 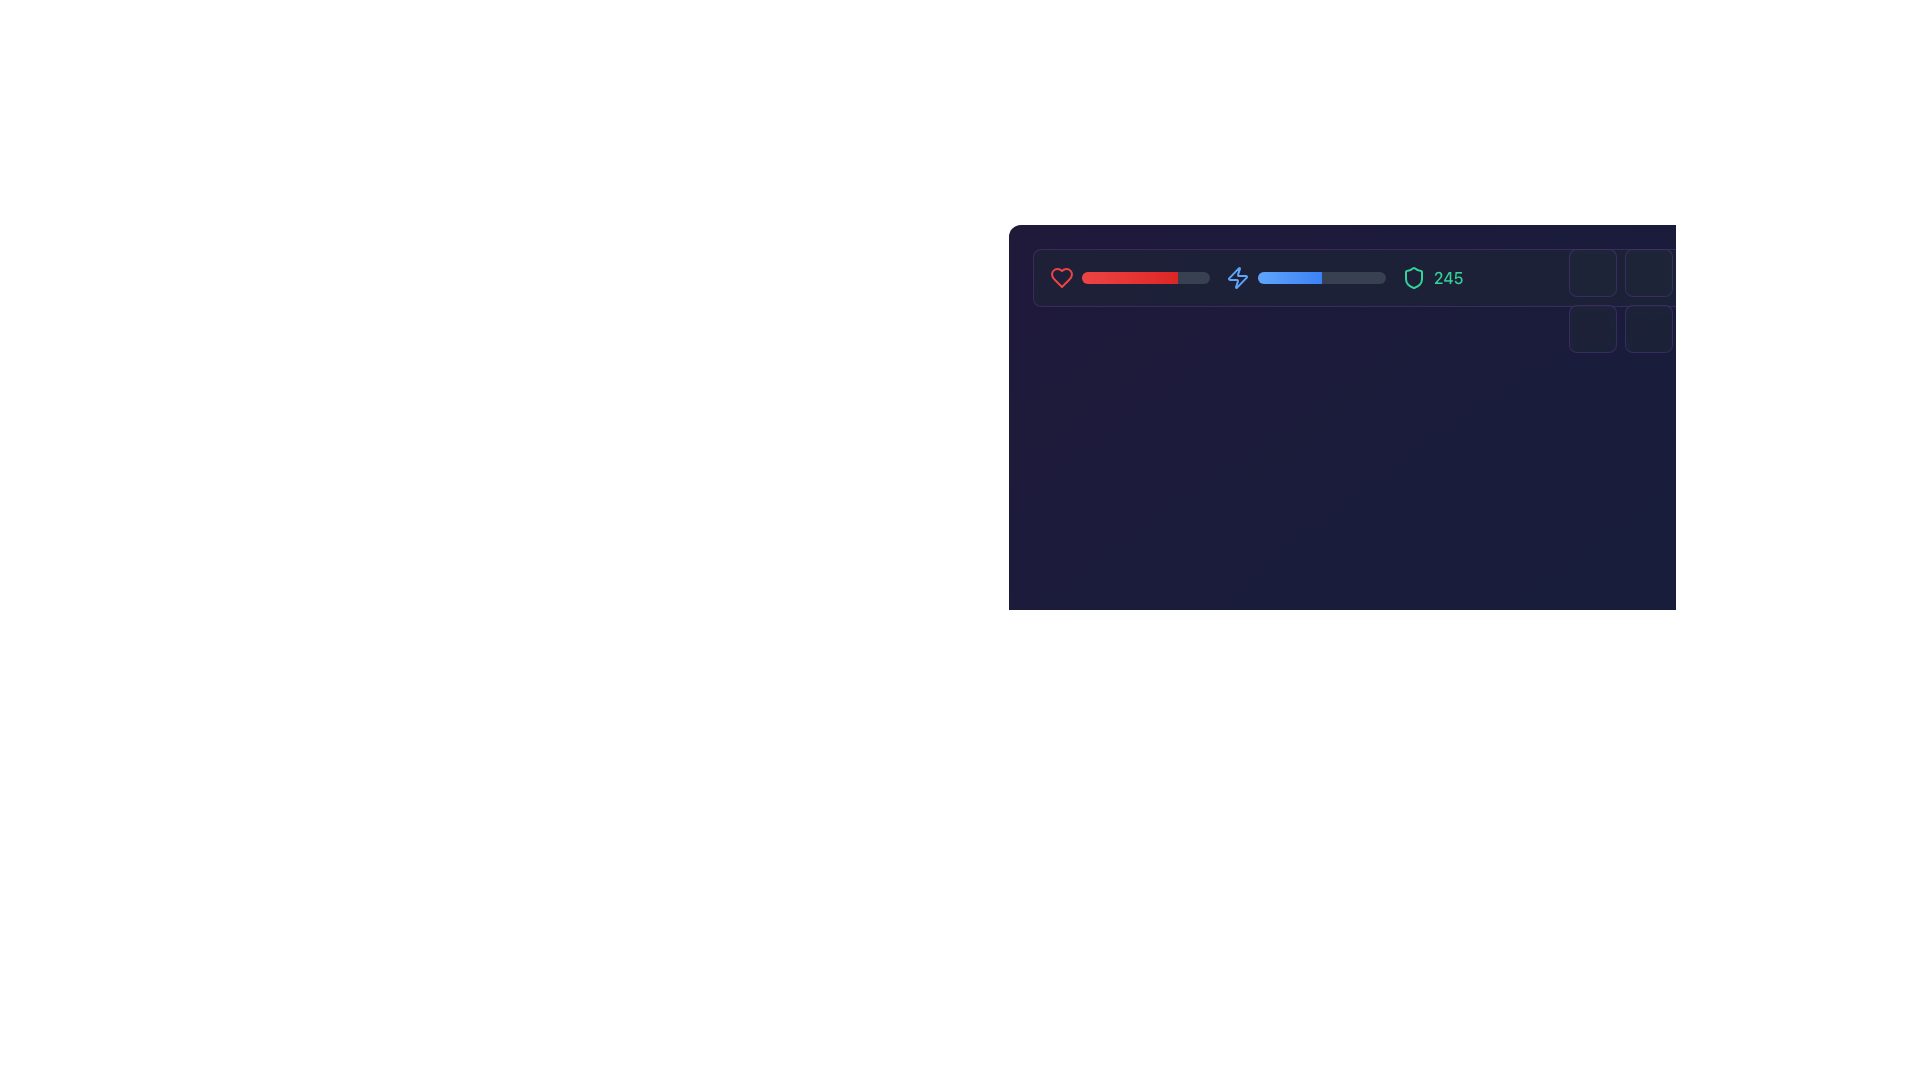 What do you see at coordinates (1129, 277) in the screenshot?
I see `the value represented by the progress bar segment, which is a rectangular bar with a gradient fill transitioning from red to a darker shade of red, located in the top-left section of the interface` at bounding box center [1129, 277].